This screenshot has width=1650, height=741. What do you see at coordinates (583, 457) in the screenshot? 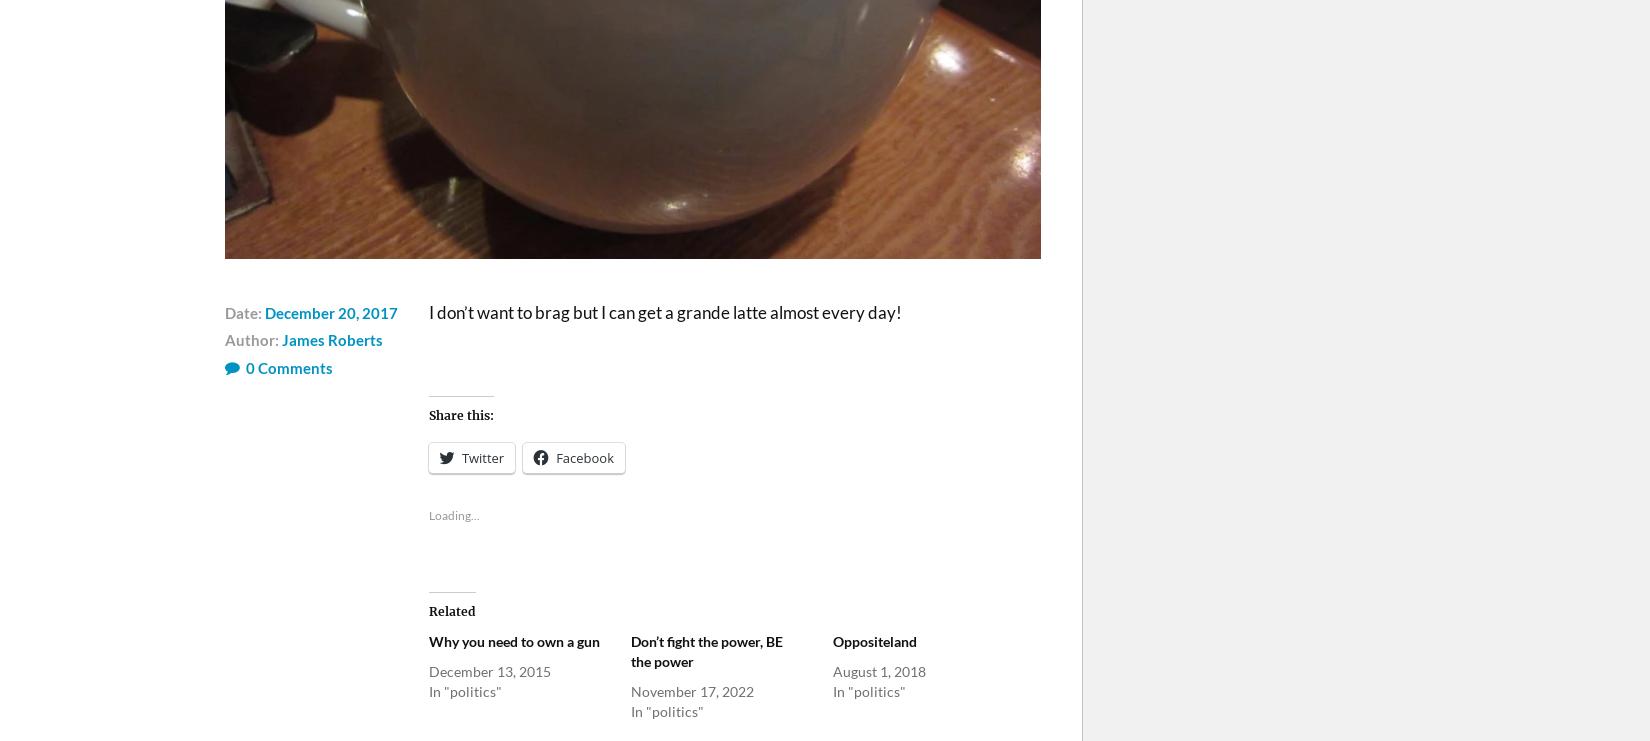
I see `'Facebook'` at bounding box center [583, 457].